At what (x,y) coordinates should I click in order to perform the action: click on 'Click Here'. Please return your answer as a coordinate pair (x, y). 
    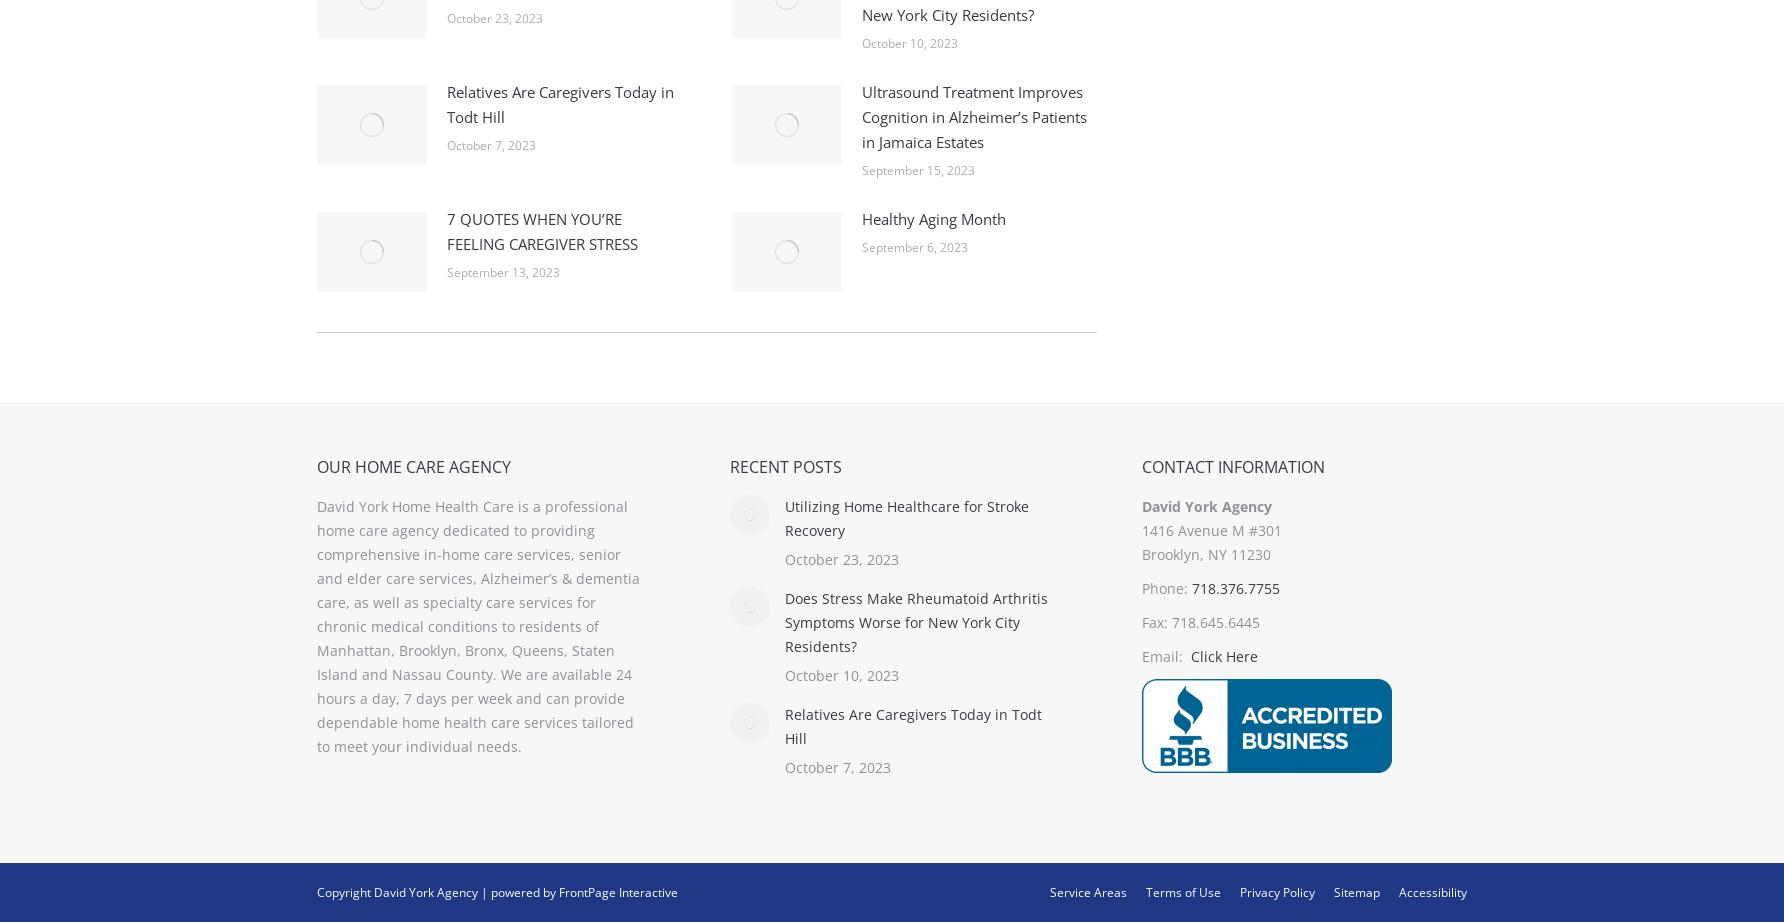
    Looking at the image, I should click on (1190, 656).